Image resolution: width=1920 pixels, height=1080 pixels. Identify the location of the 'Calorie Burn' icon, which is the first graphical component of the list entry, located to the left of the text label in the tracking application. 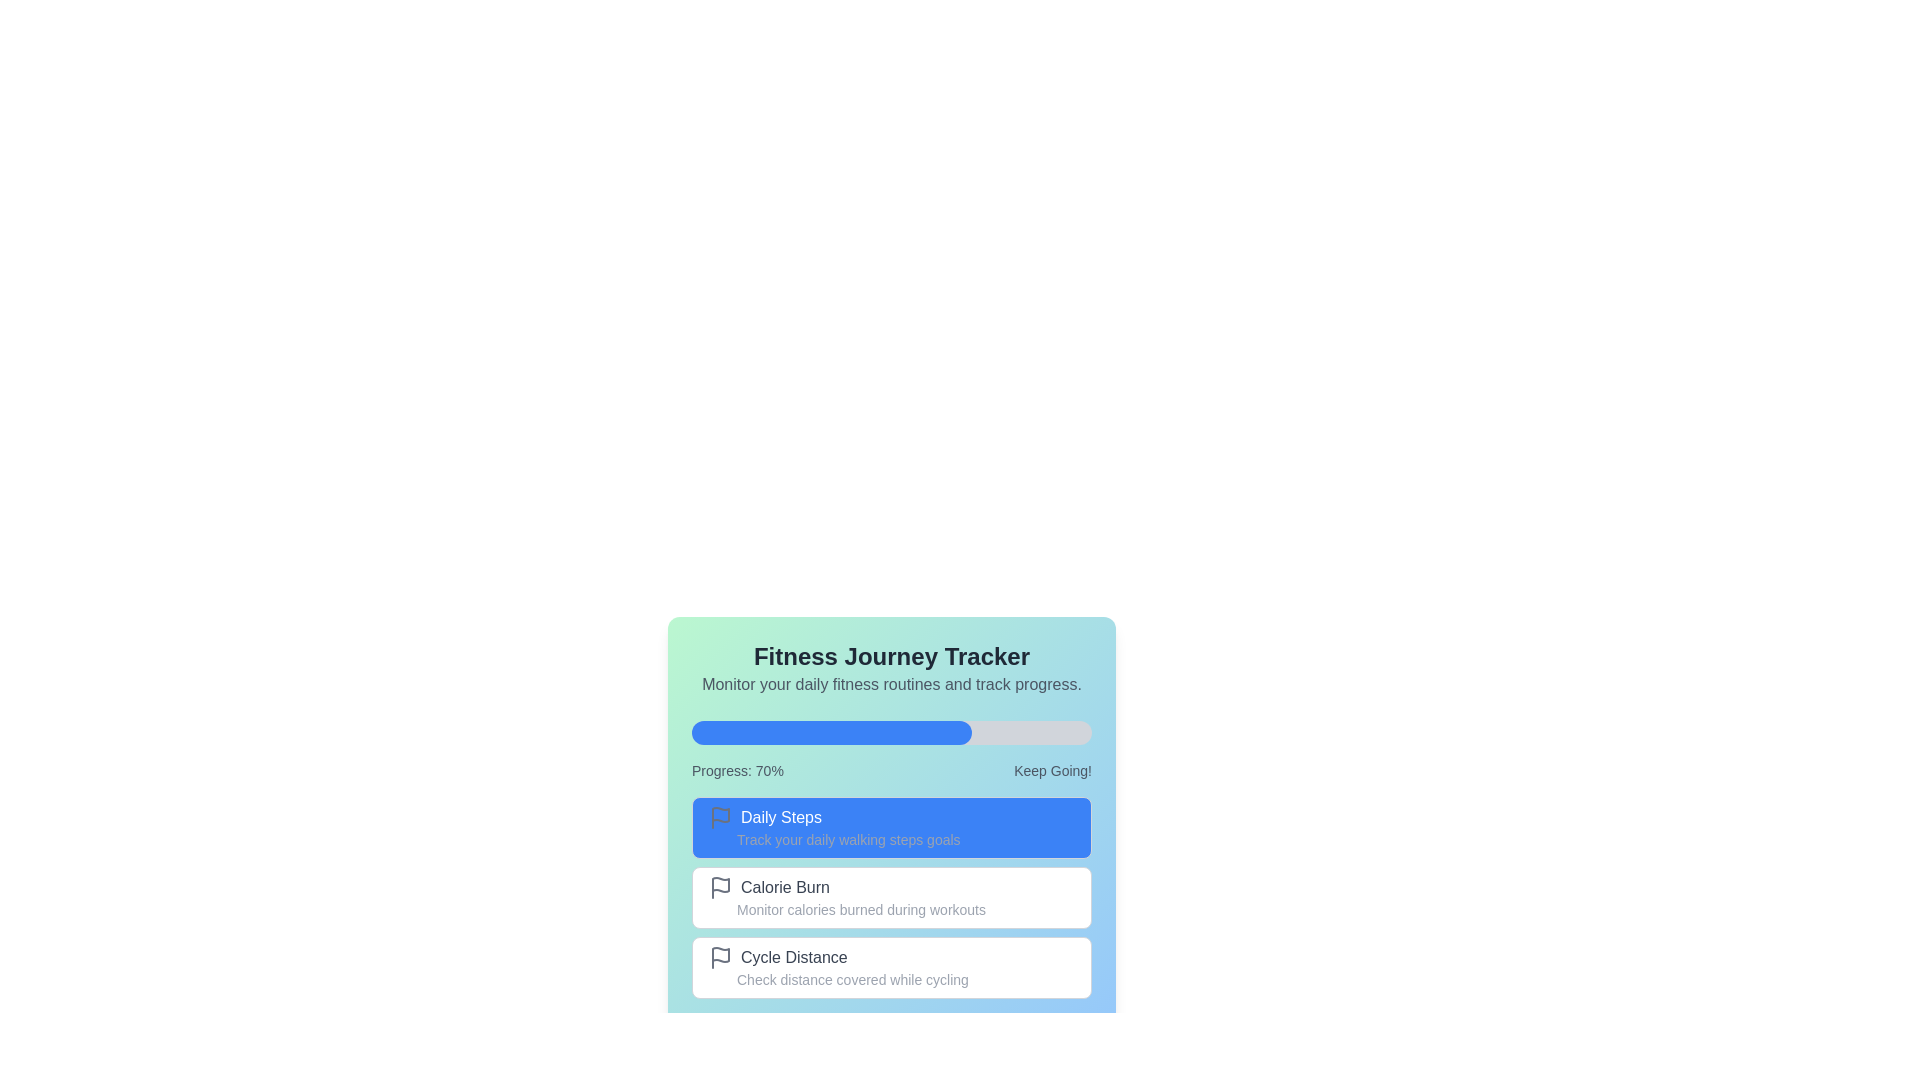
(720, 883).